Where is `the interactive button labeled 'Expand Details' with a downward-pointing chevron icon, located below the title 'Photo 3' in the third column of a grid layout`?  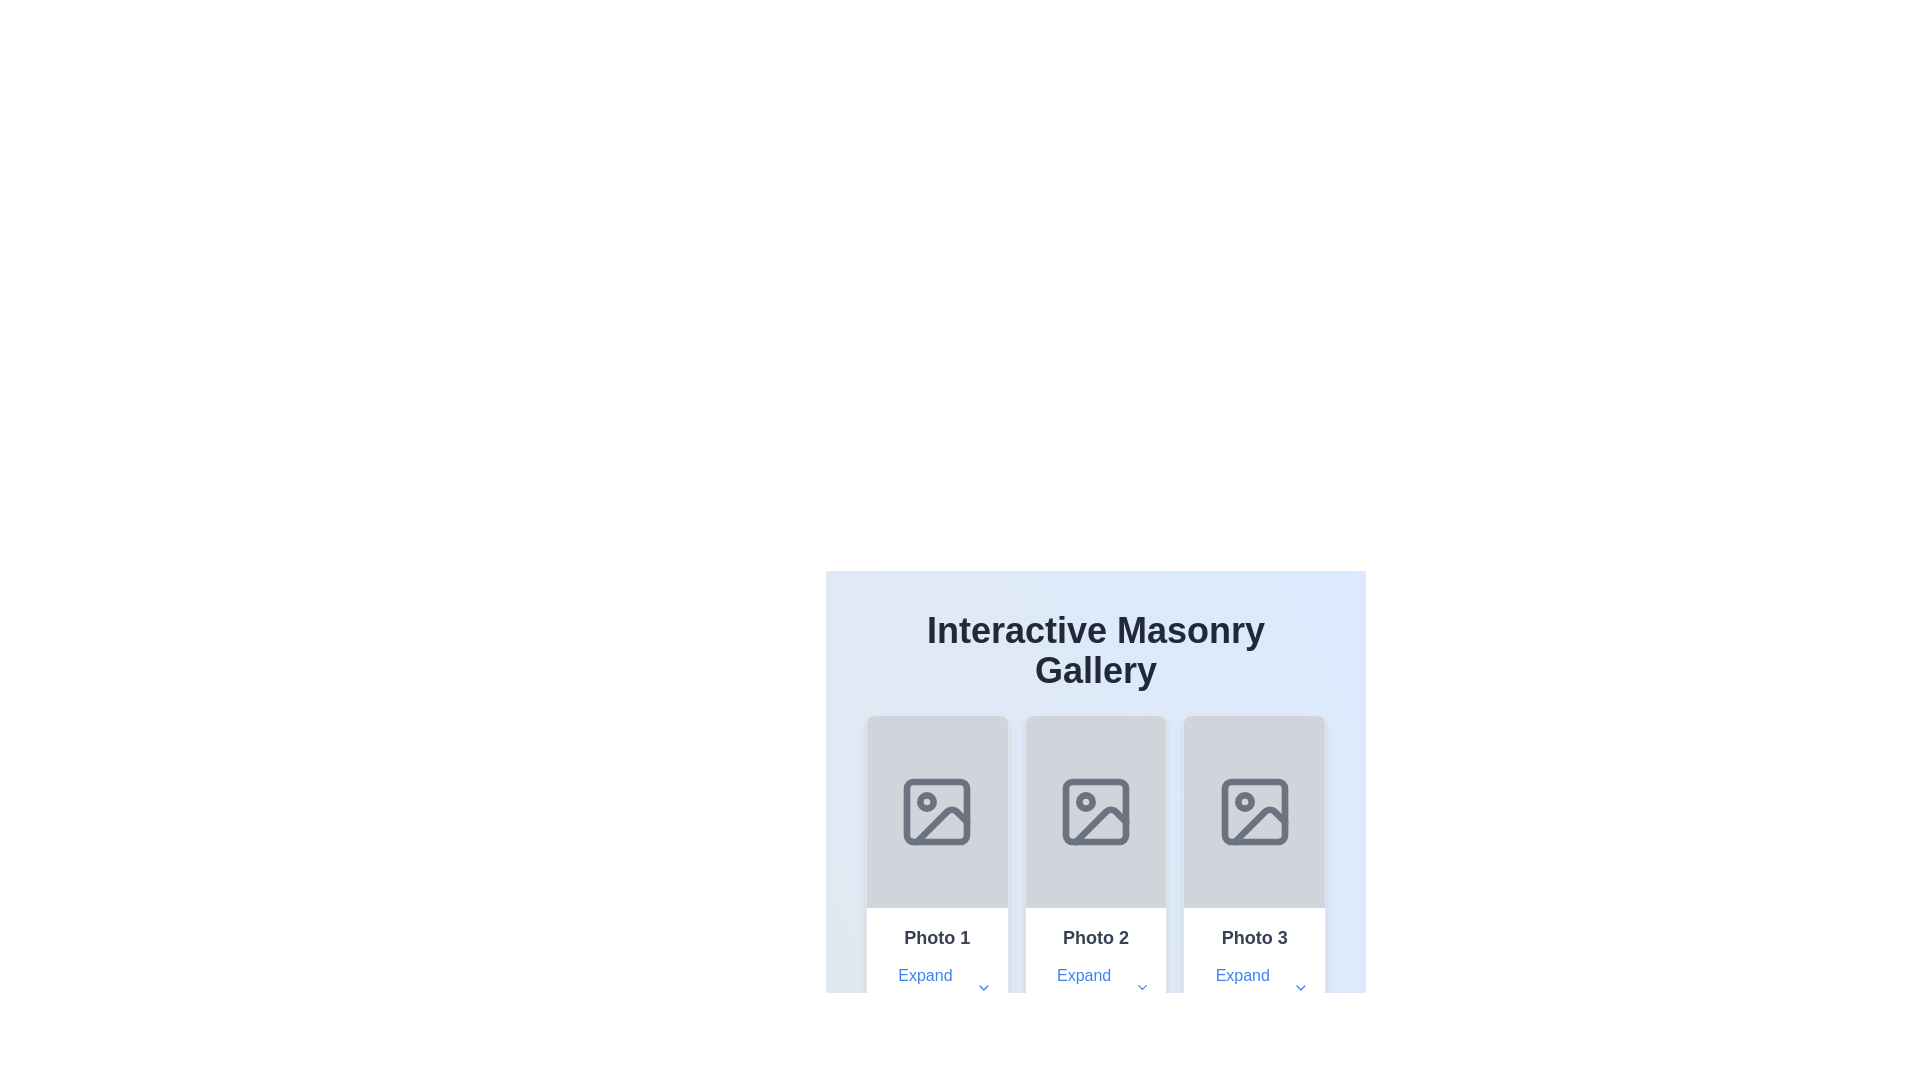 the interactive button labeled 'Expand Details' with a downward-pointing chevron icon, located below the title 'Photo 3' in the third column of a grid layout is located at coordinates (1253, 986).